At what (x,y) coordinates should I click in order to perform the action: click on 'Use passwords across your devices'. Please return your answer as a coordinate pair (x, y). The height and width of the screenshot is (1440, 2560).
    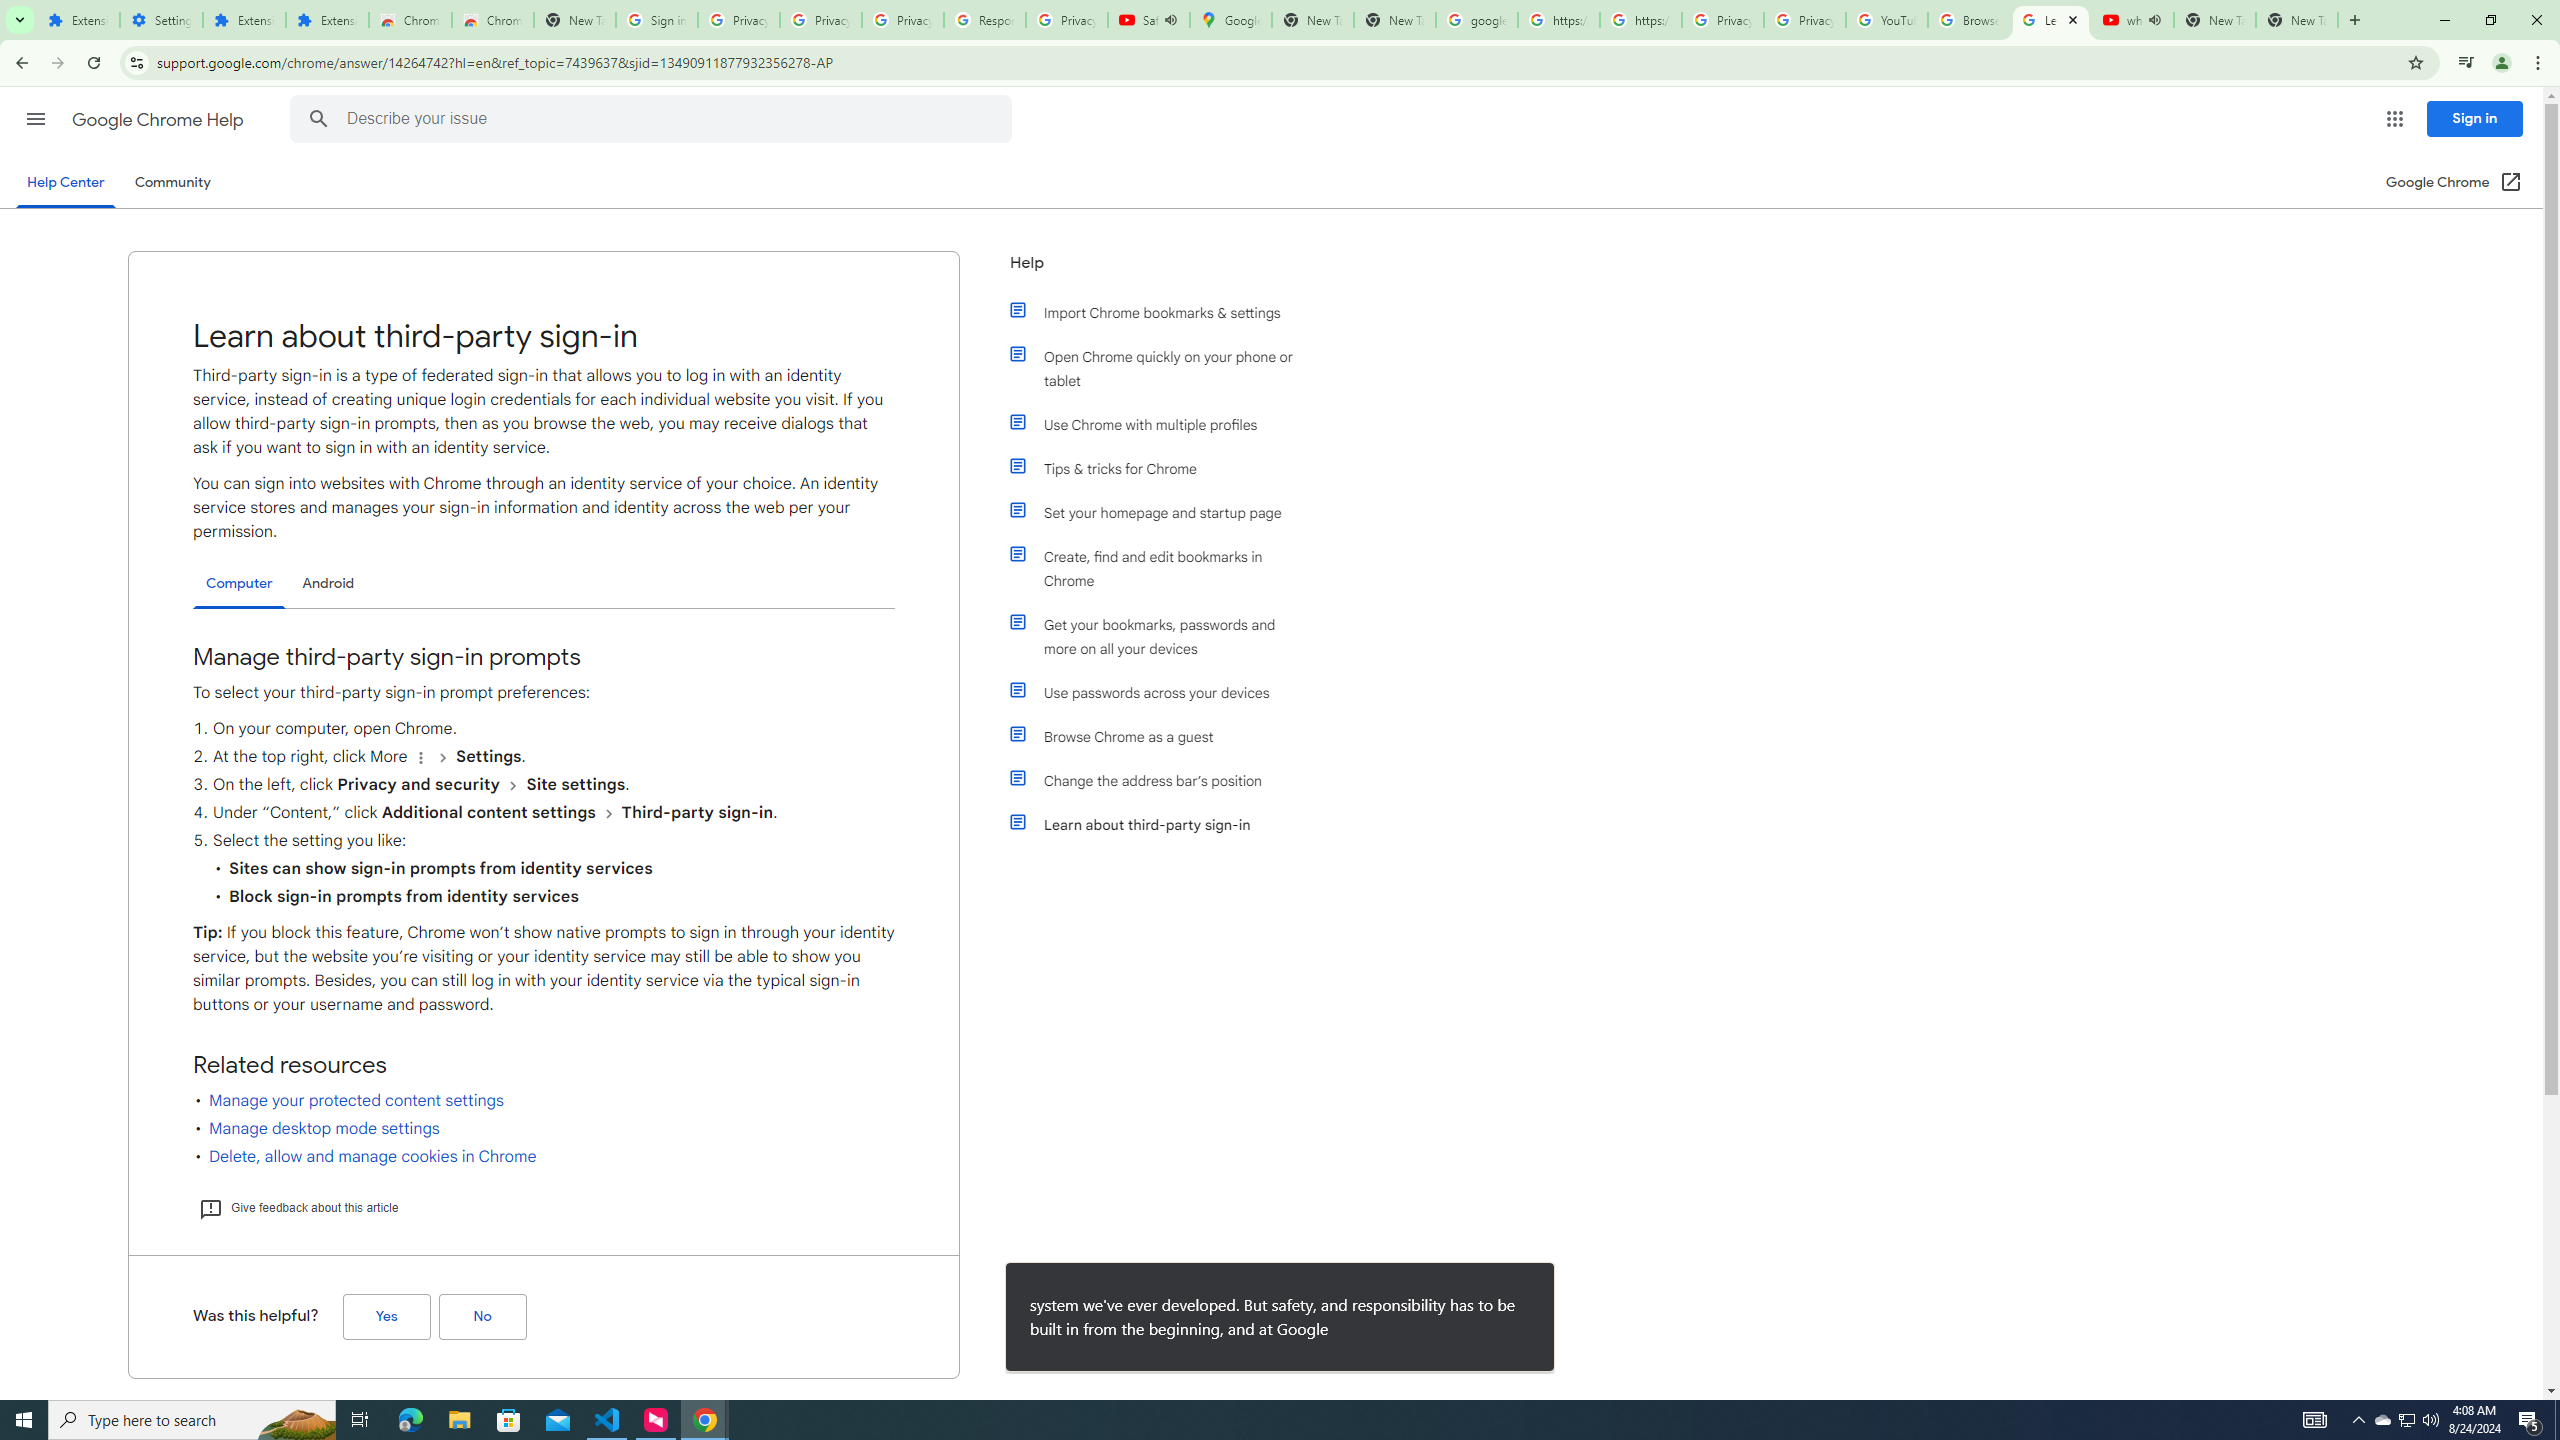
    Looking at the image, I should click on (1162, 693).